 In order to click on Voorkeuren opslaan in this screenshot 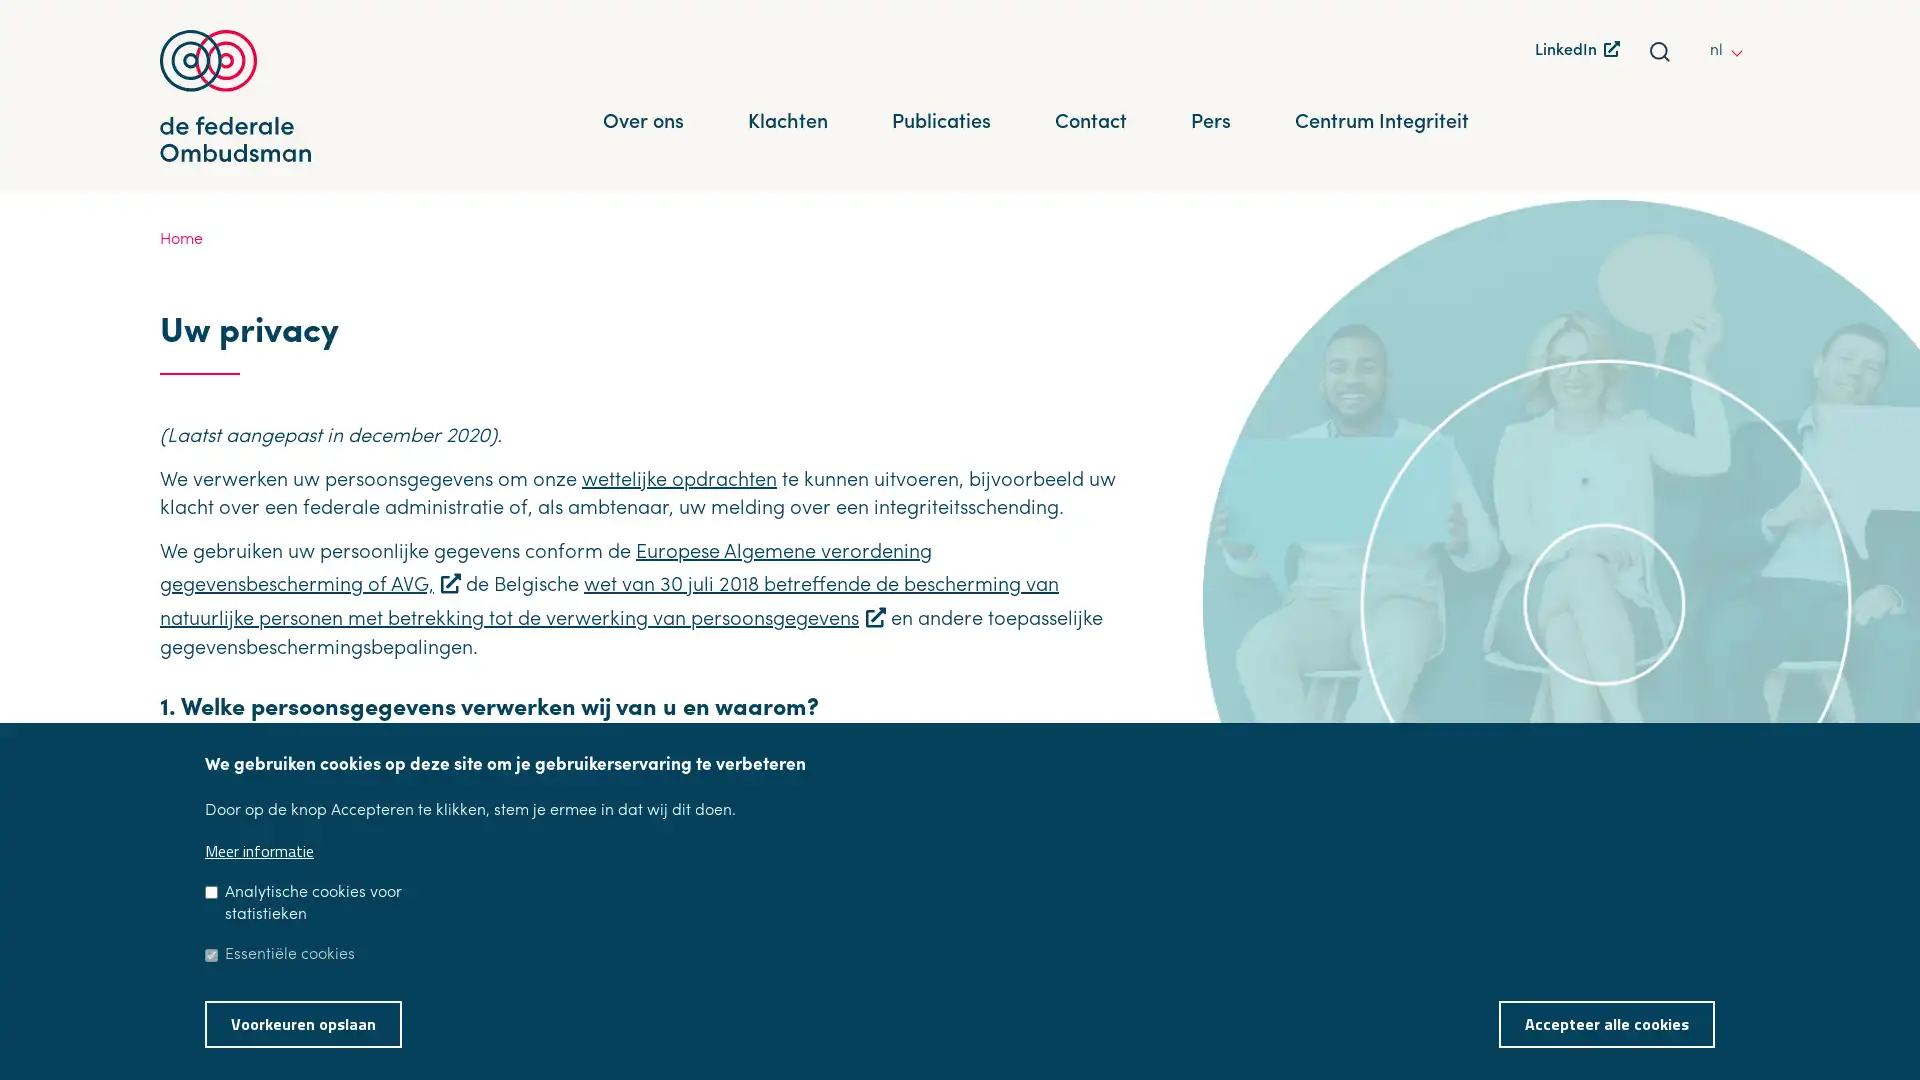, I will do `click(302, 1023)`.